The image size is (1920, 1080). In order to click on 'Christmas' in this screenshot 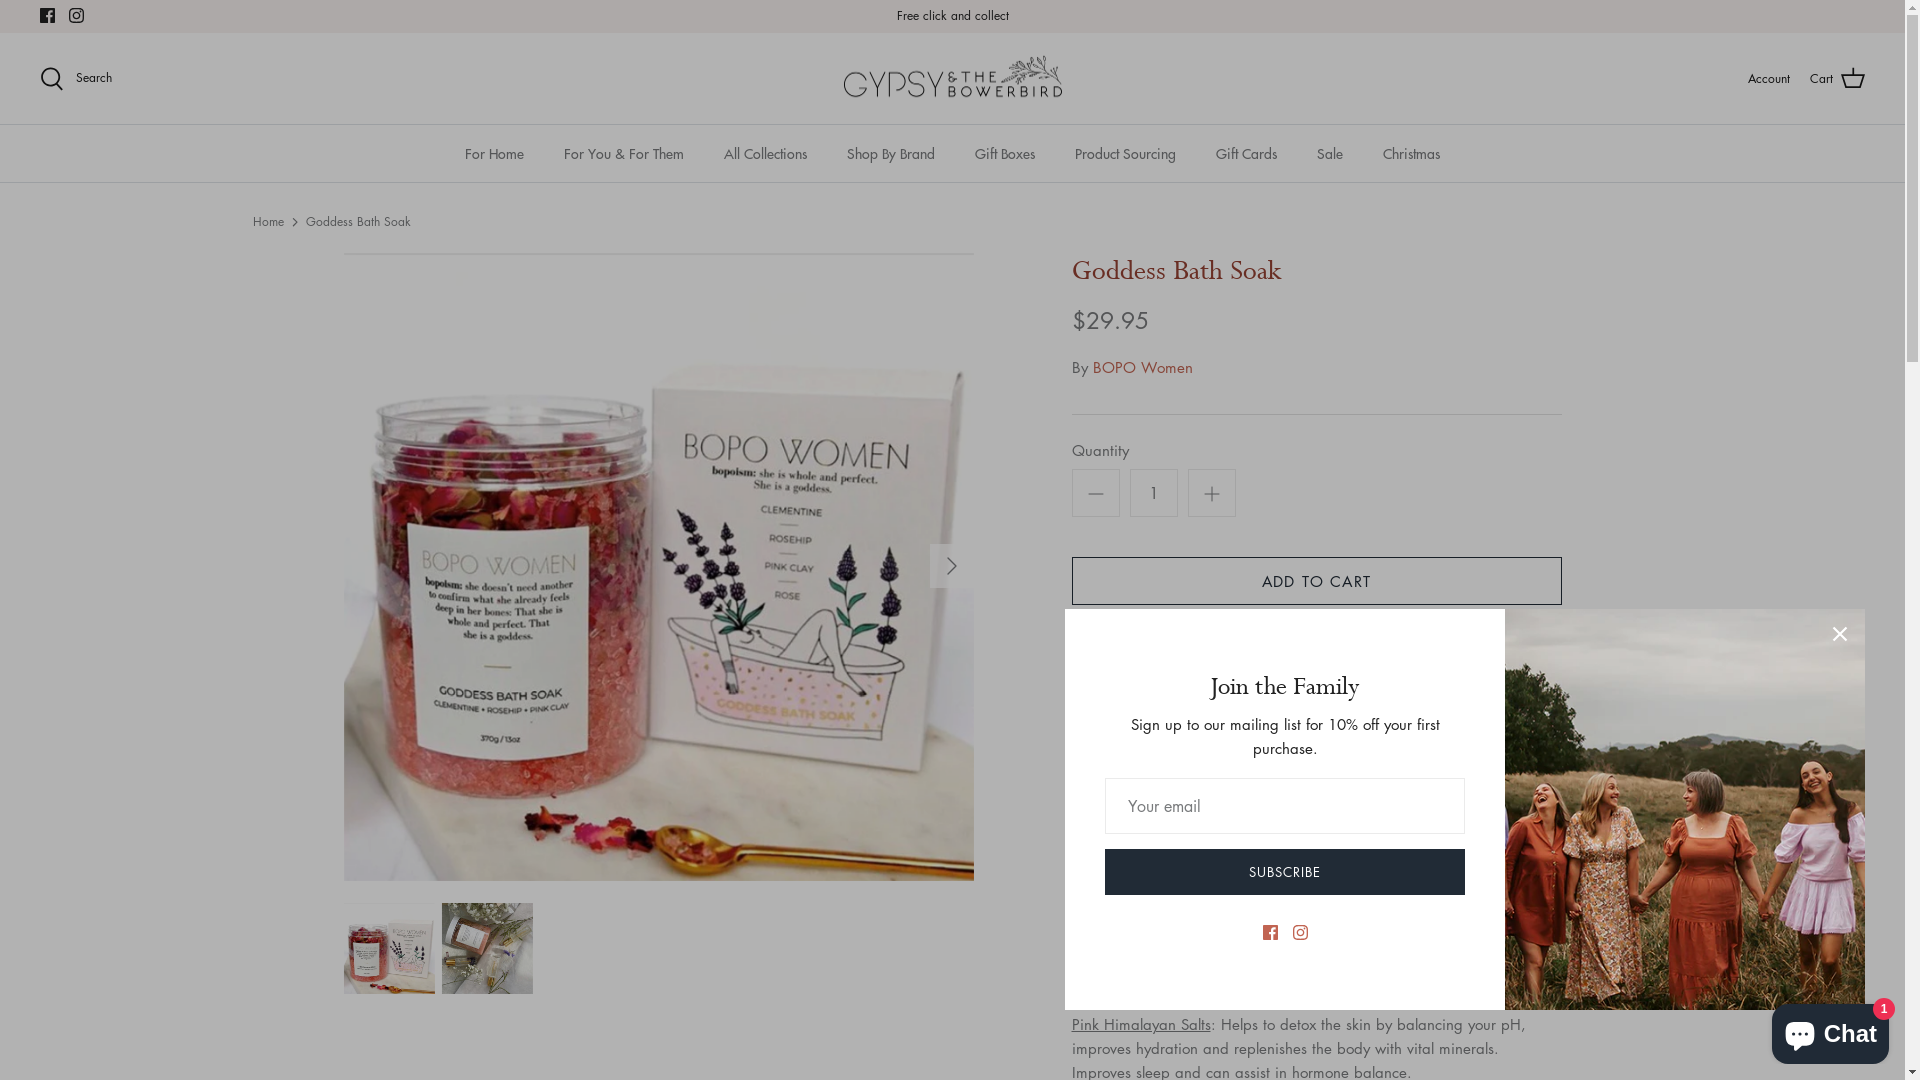, I will do `click(1410, 152)`.